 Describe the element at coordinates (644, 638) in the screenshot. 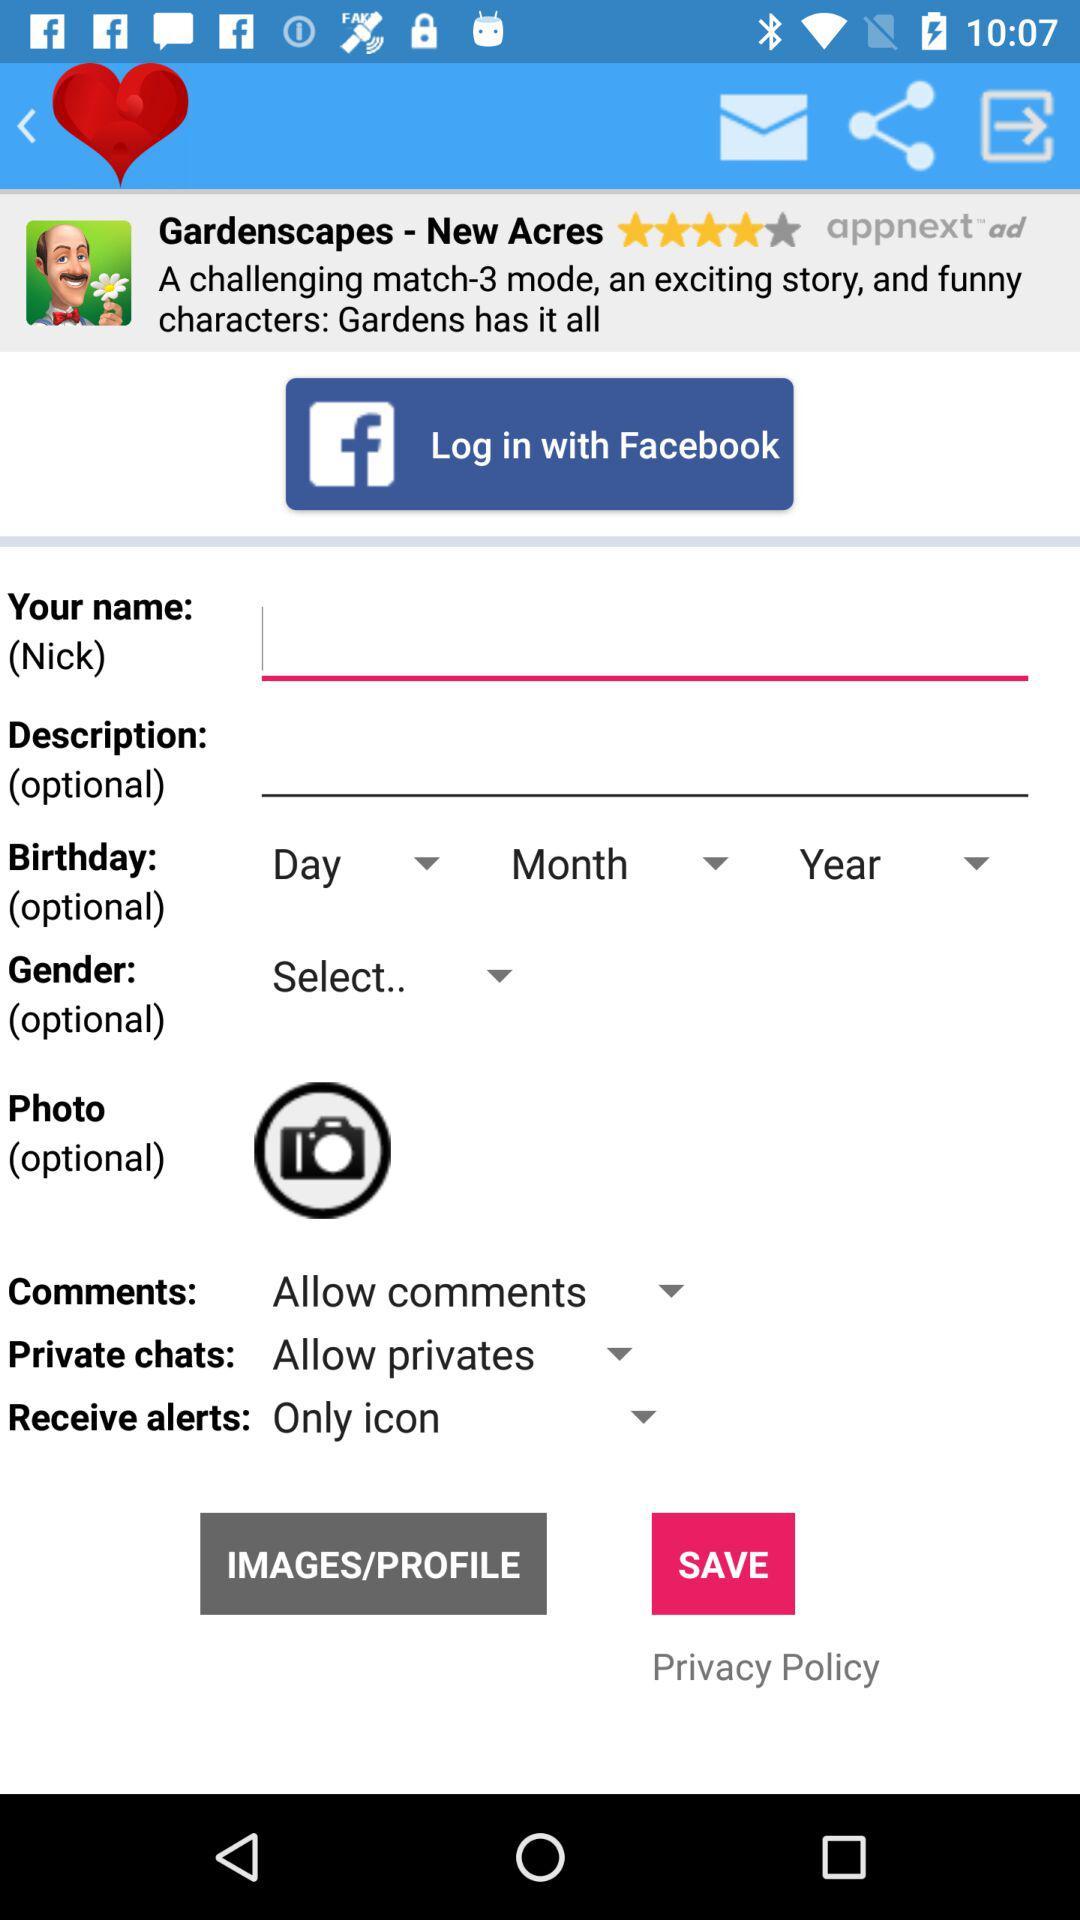

I see `name` at that location.